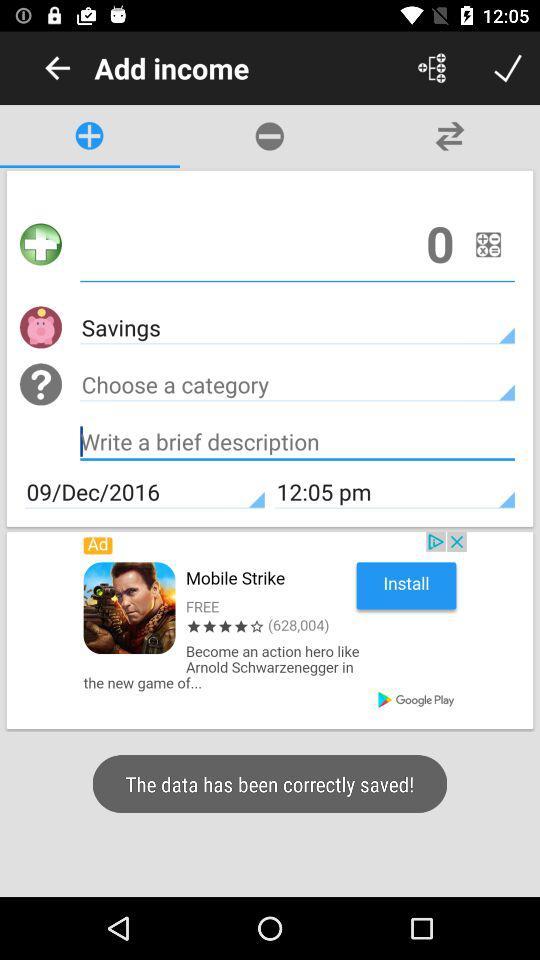  I want to click on open ability to write a description, so click(296, 444).